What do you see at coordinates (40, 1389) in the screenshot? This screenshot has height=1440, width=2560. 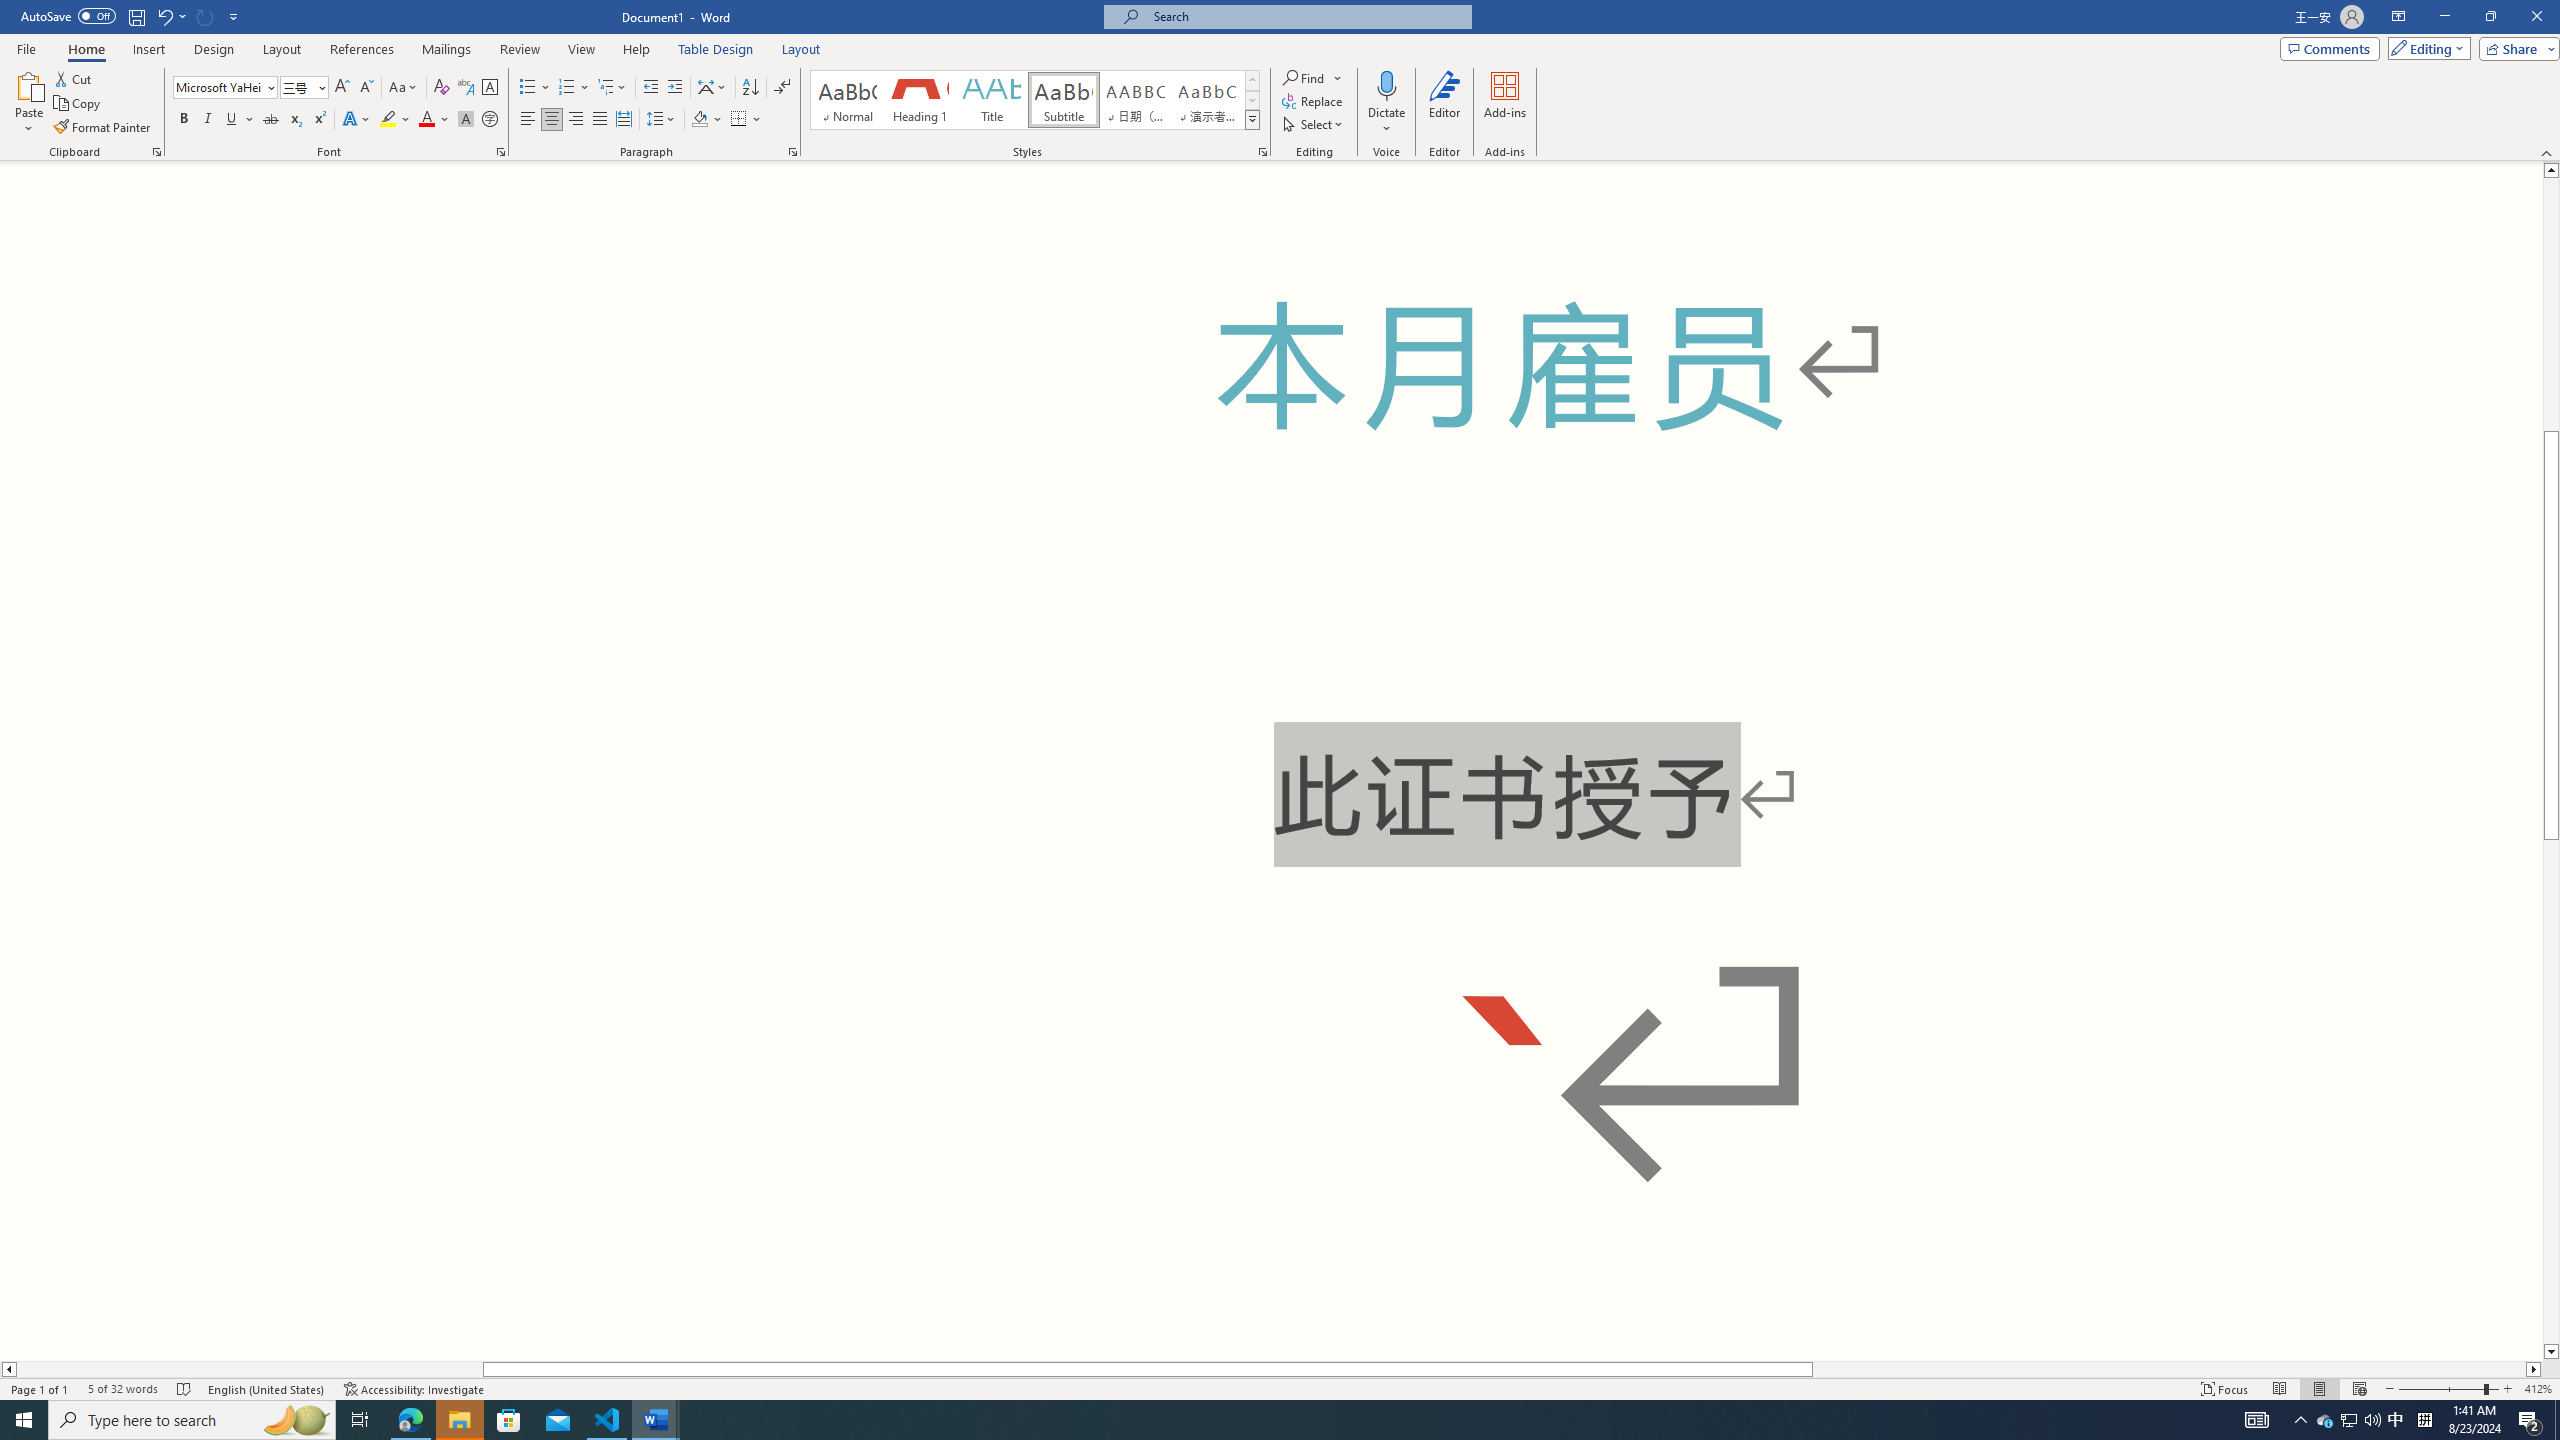 I see `'Page Number Page 1 of 1'` at bounding box center [40, 1389].